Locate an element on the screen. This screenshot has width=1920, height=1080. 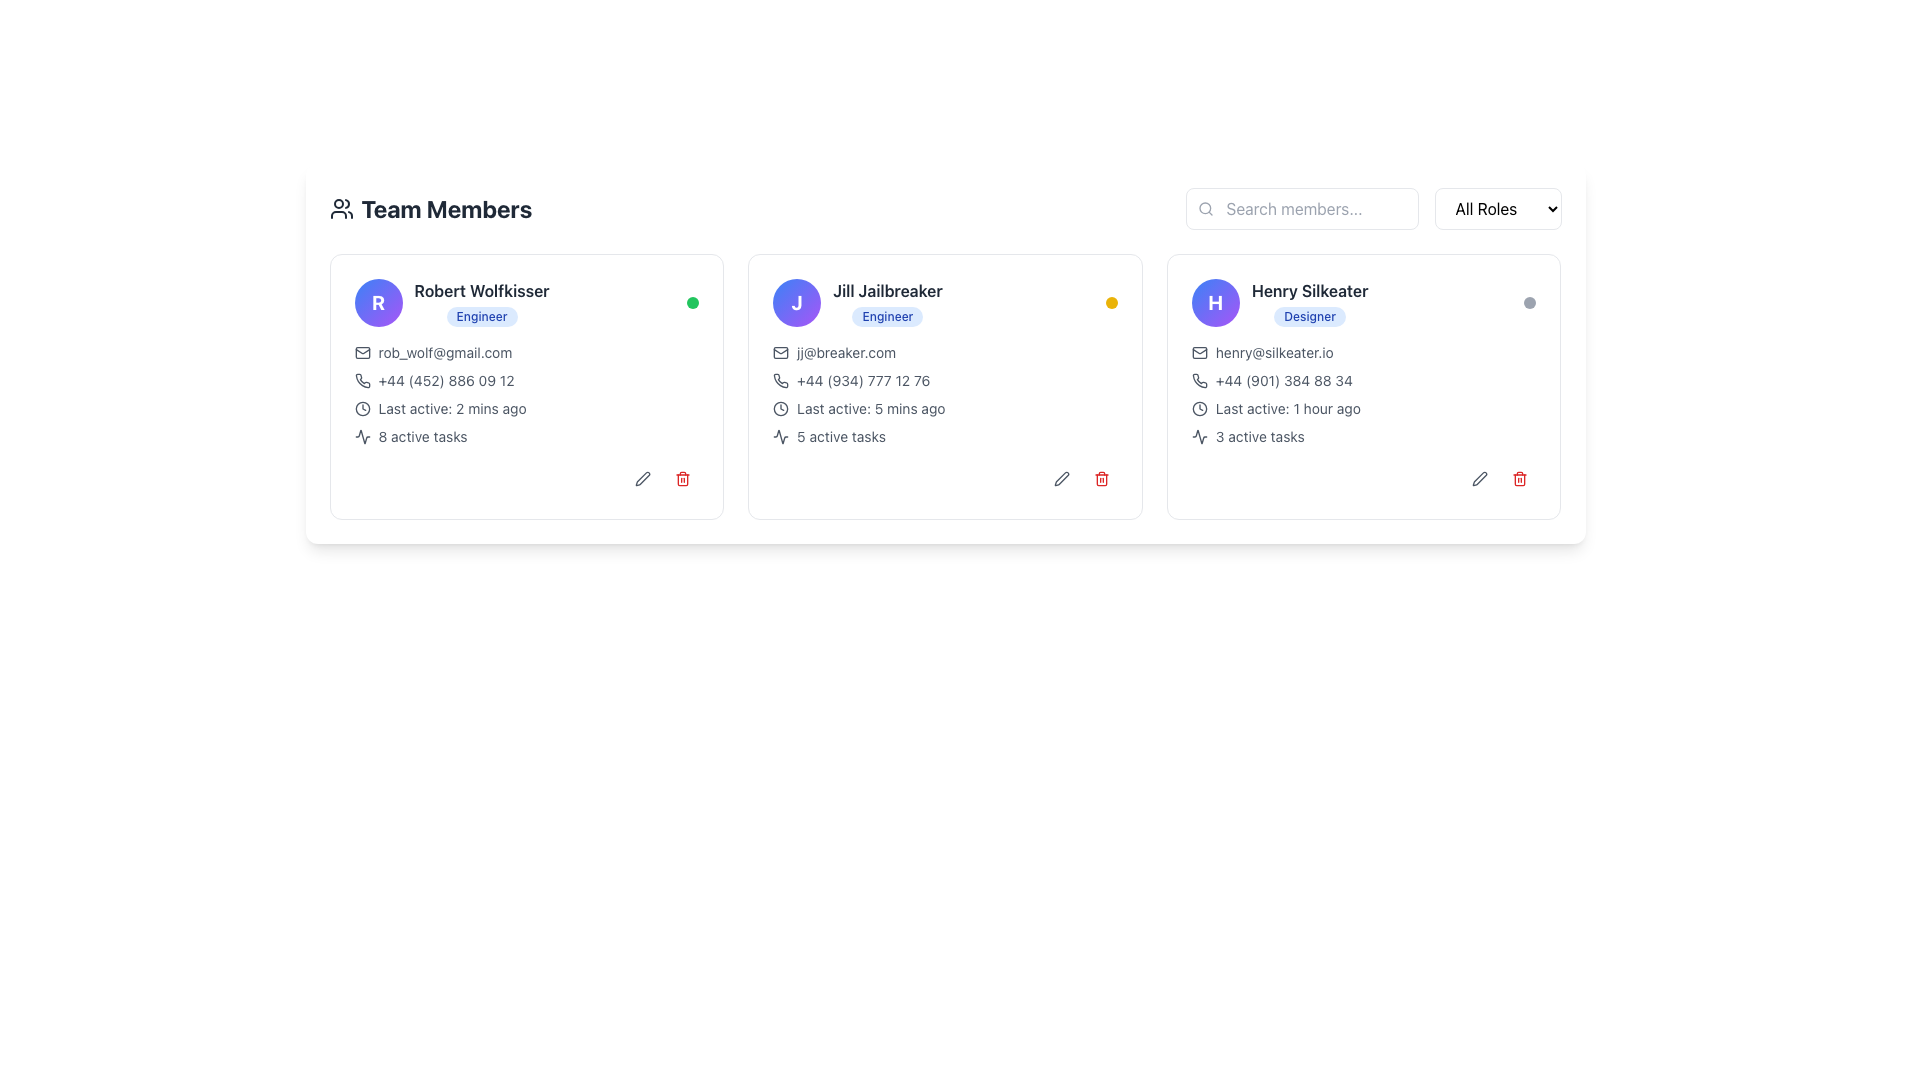
the delete icon button located at the bottom-right corner of the card representing 'Robert Wolfkisser' is located at coordinates (683, 478).